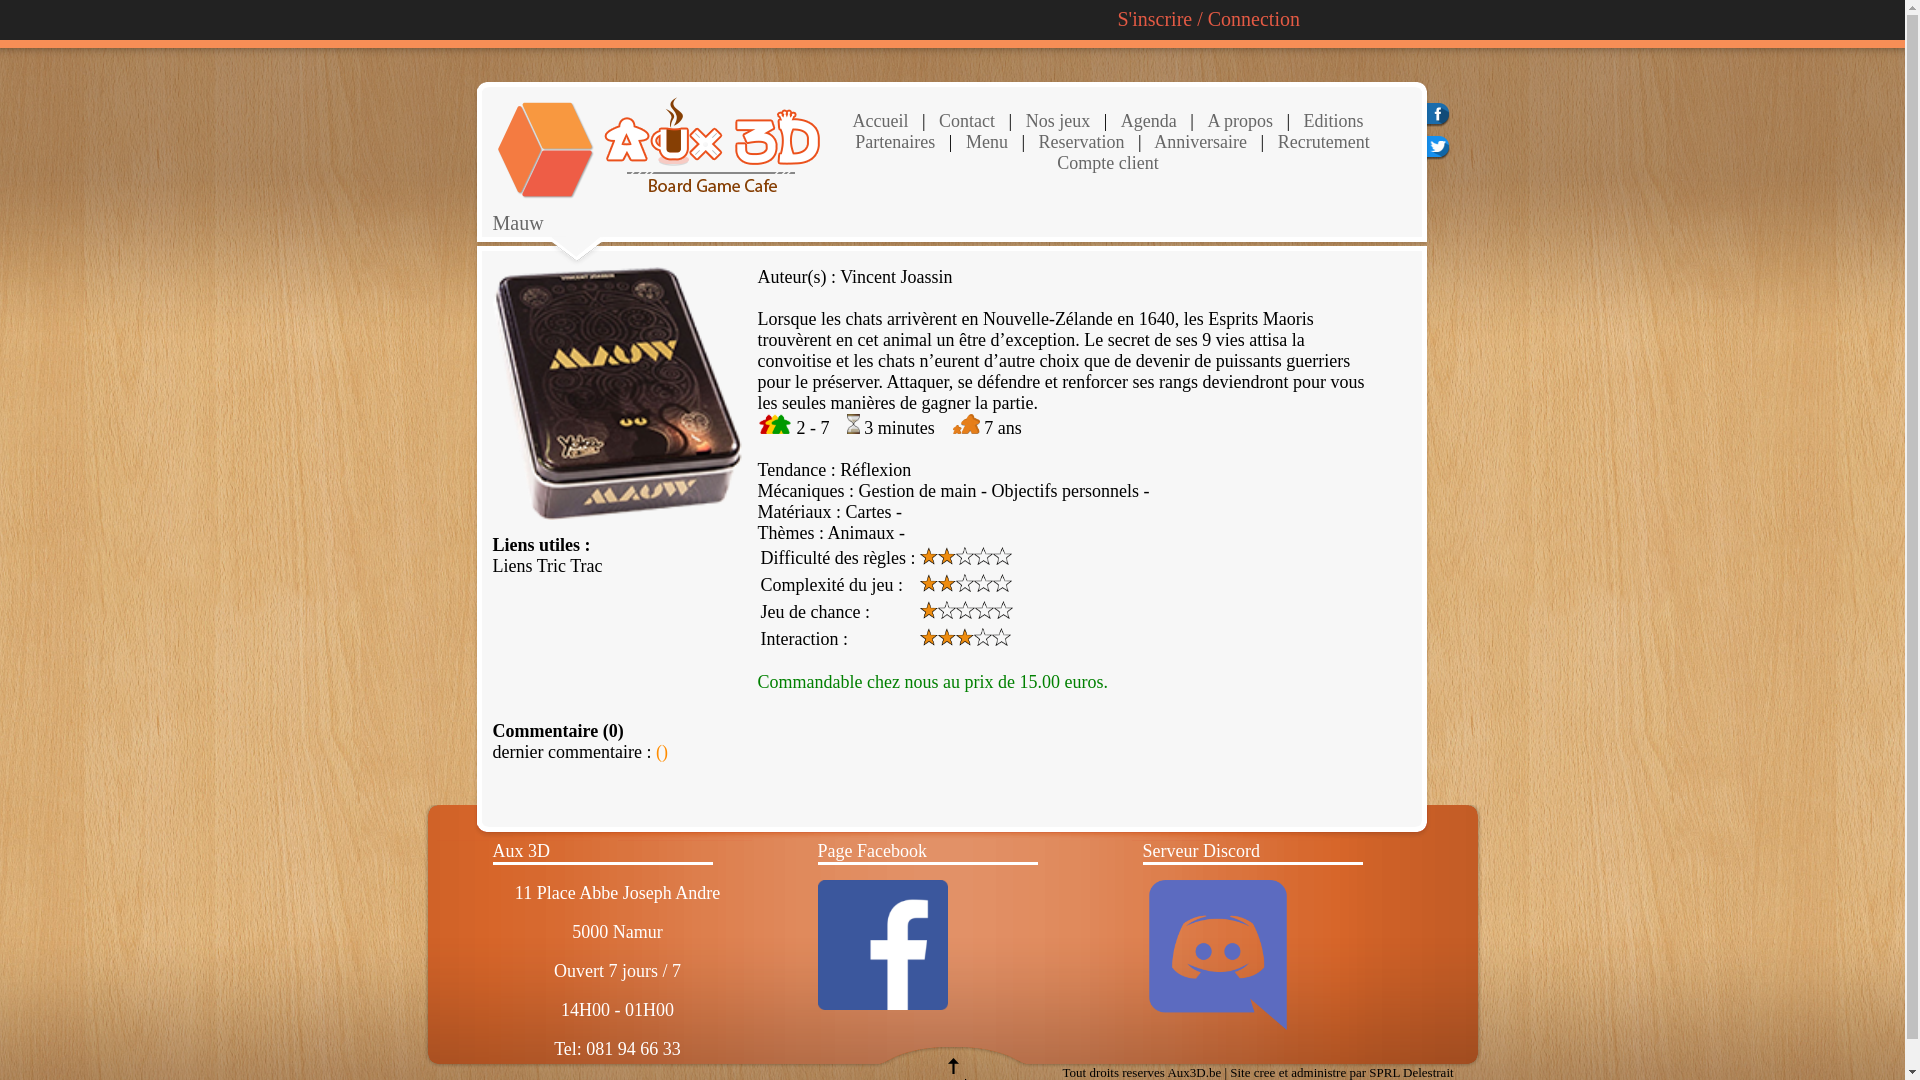  Describe the element at coordinates (1148, 120) in the screenshot. I see `'Agenda'` at that location.